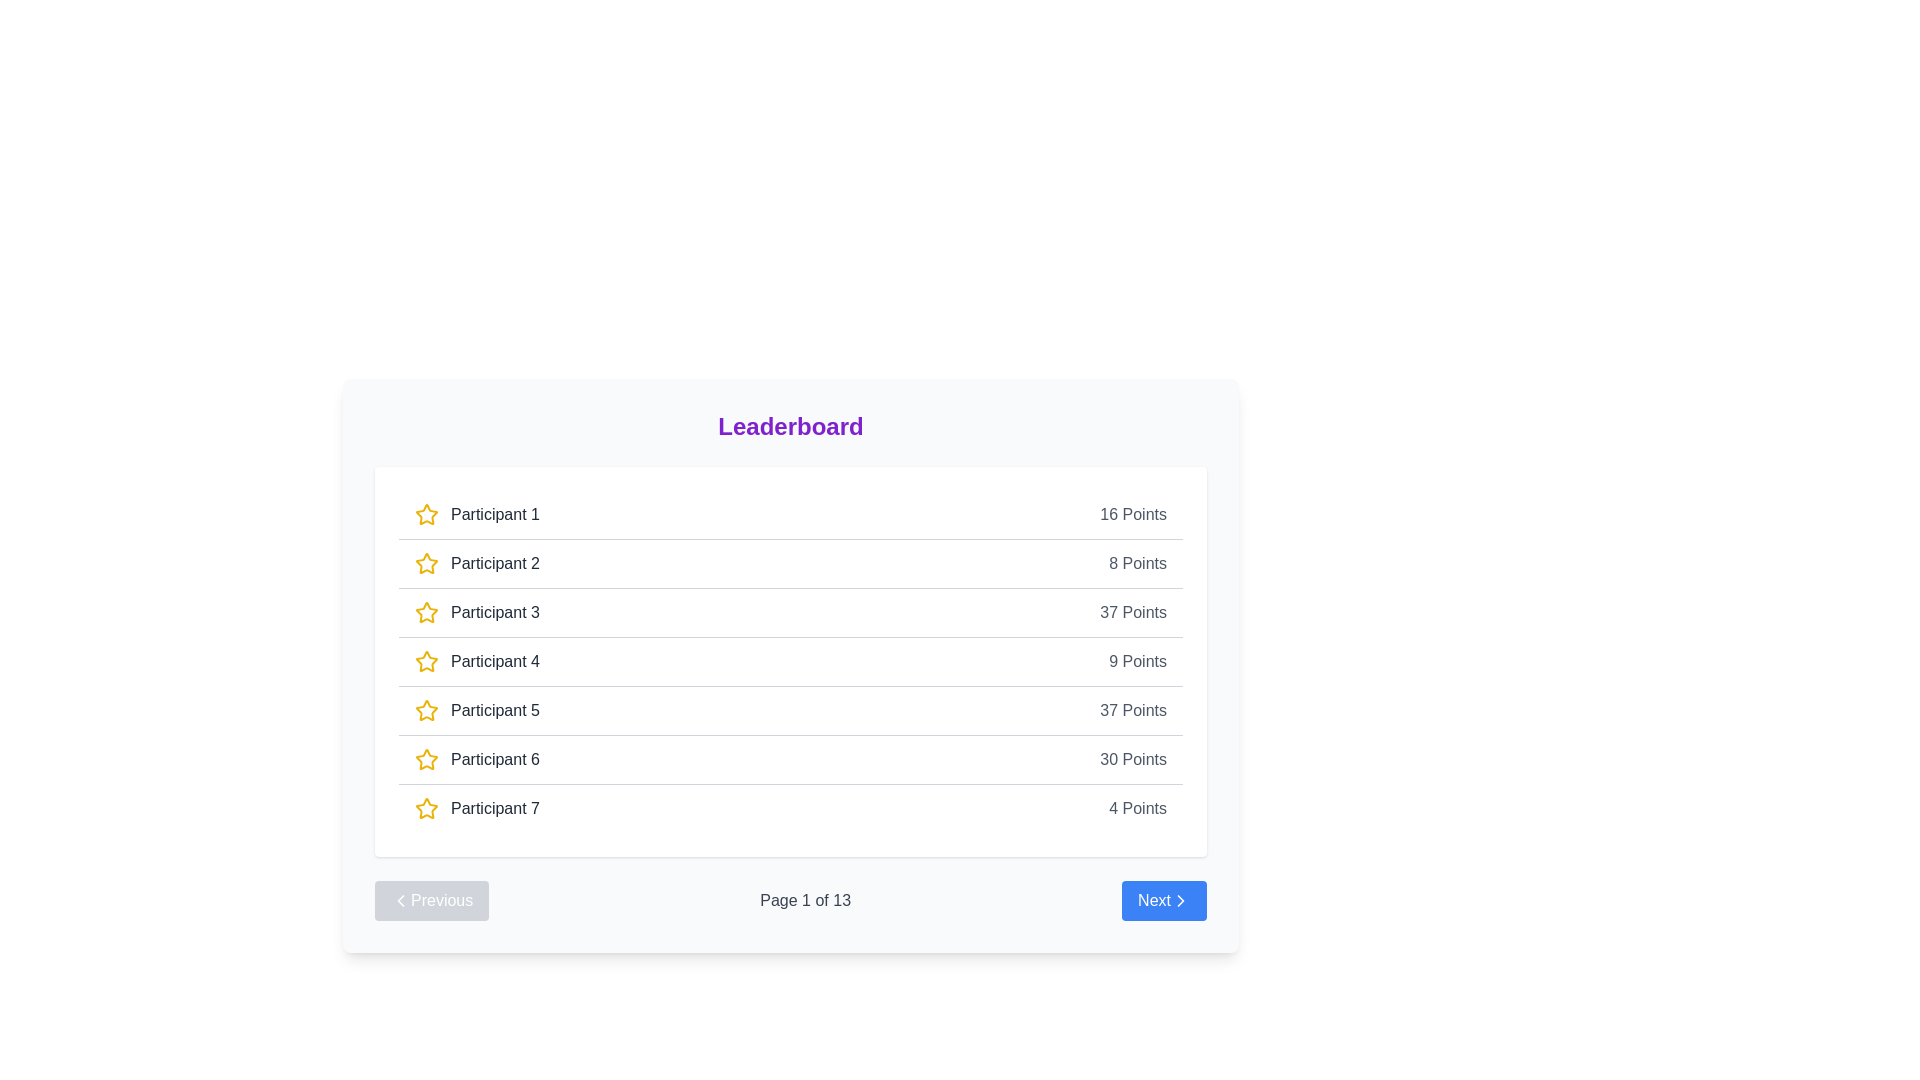 The image size is (1920, 1080). What do you see at coordinates (1164, 901) in the screenshot?
I see `the 'Next' button, which is a rectangular button with rounded corners, a vibrant blue background, and white text, located on the rightmost side of the navigation bar at the bottom of the leaderboard interface` at bounding box center [1164, 901].